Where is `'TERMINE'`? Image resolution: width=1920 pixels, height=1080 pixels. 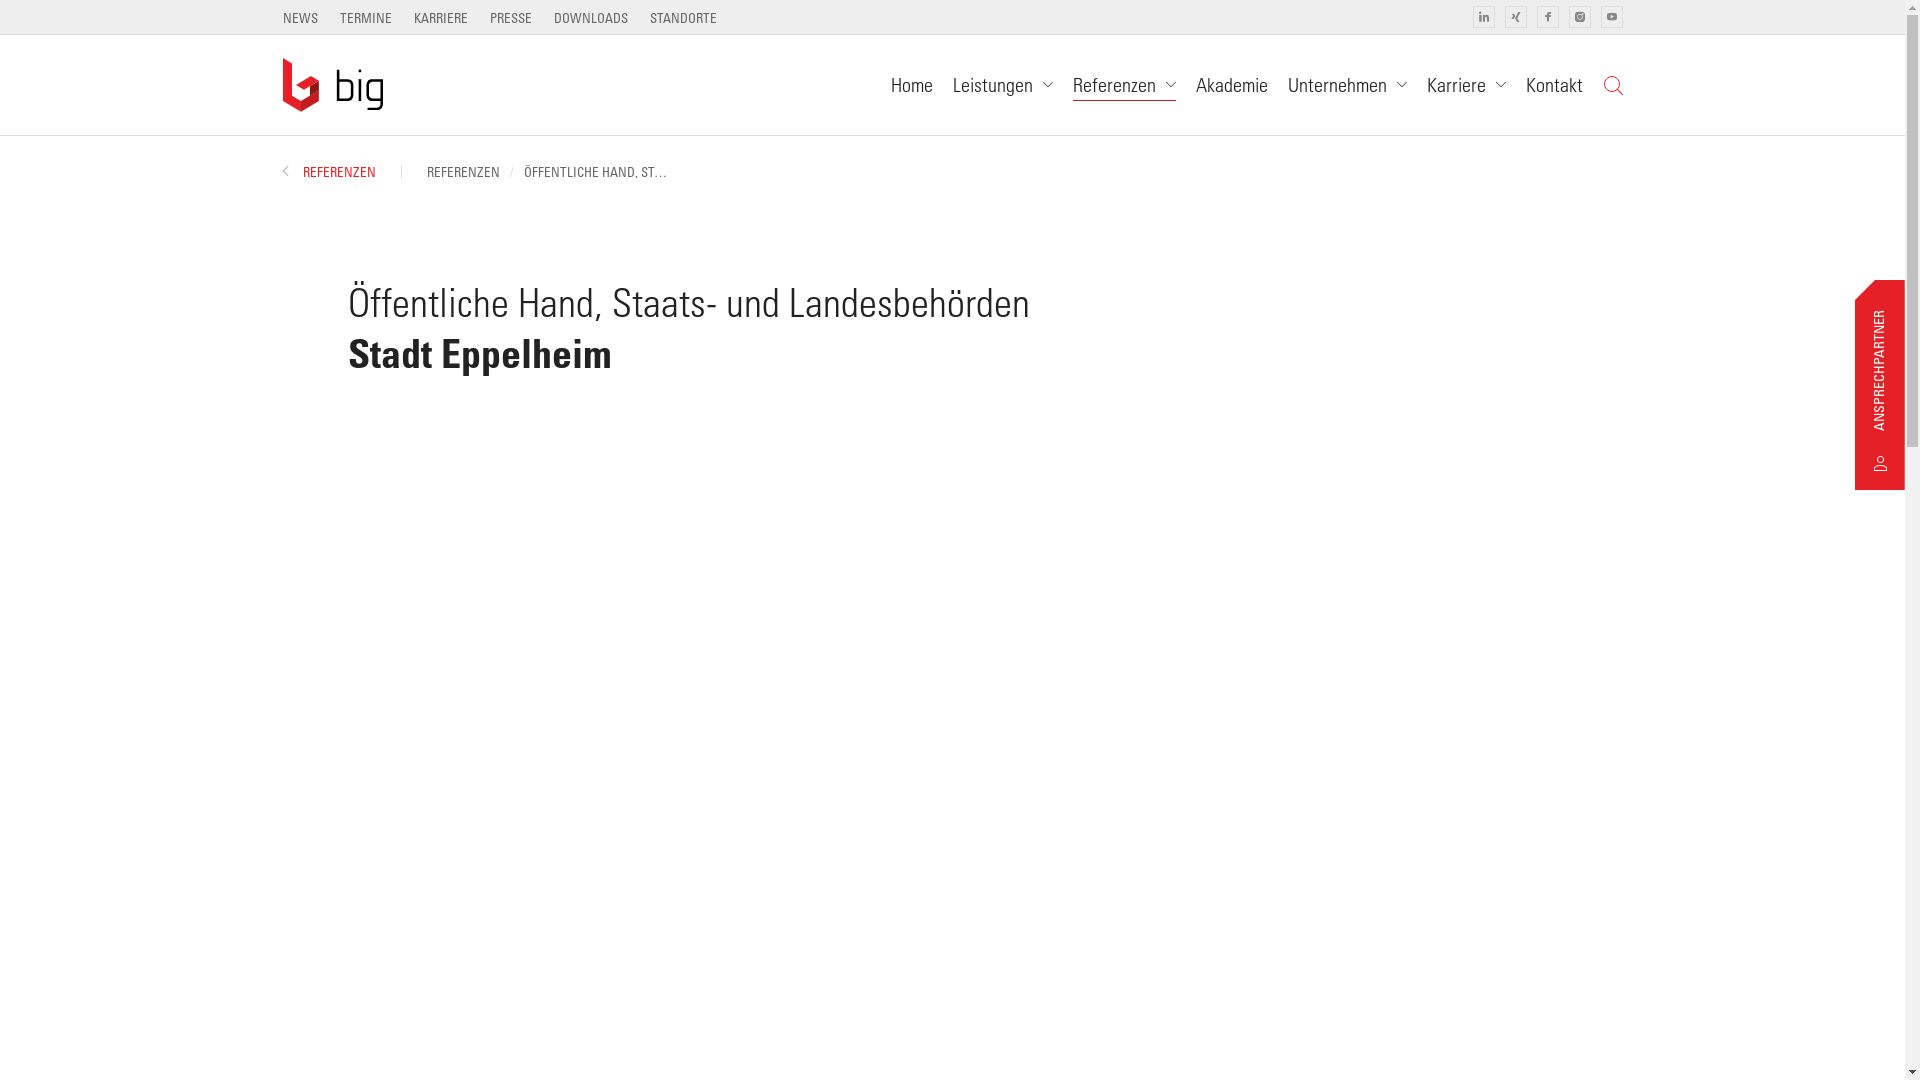
'TERMINE' is located at coordinates (365, 17).